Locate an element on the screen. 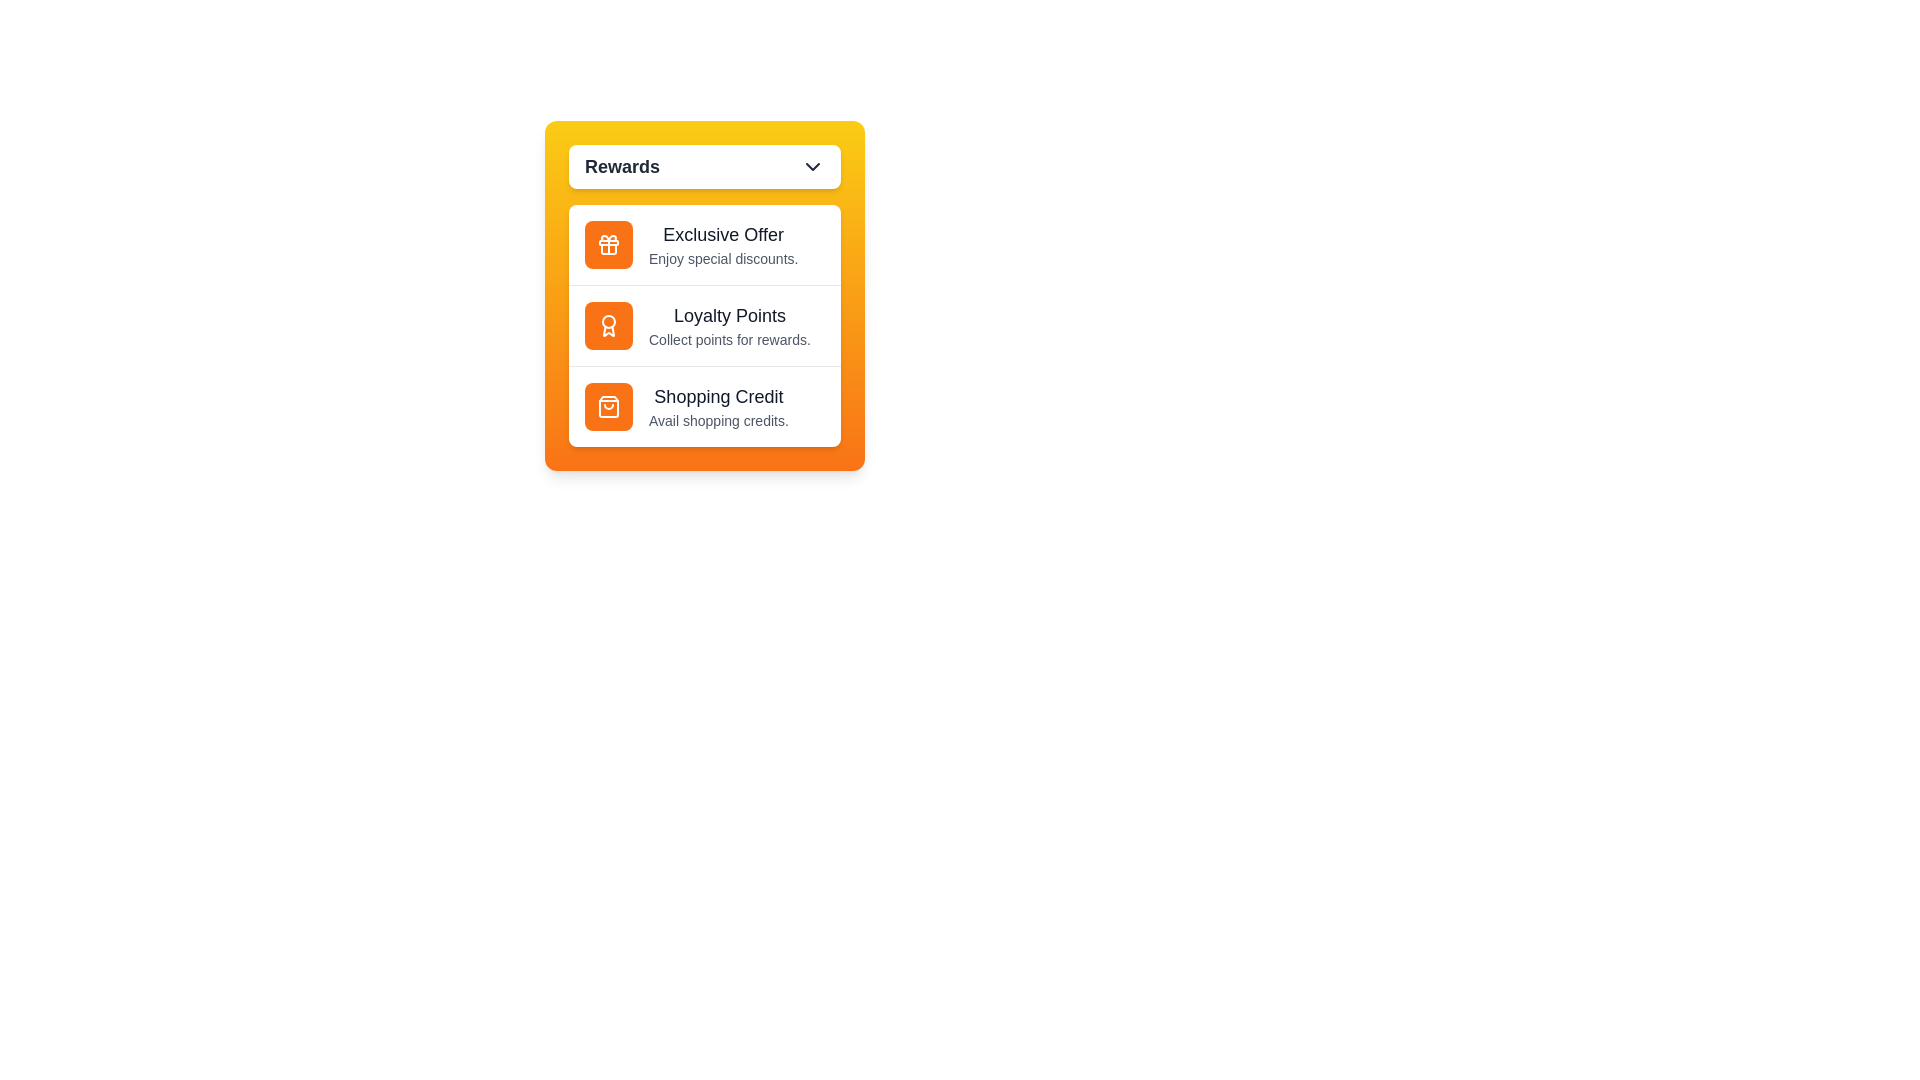  text content of the prominent text label labeled 'Loyalty Points', which is styled larger and bolder than the surrounding text is located at coordinates (728, 315).